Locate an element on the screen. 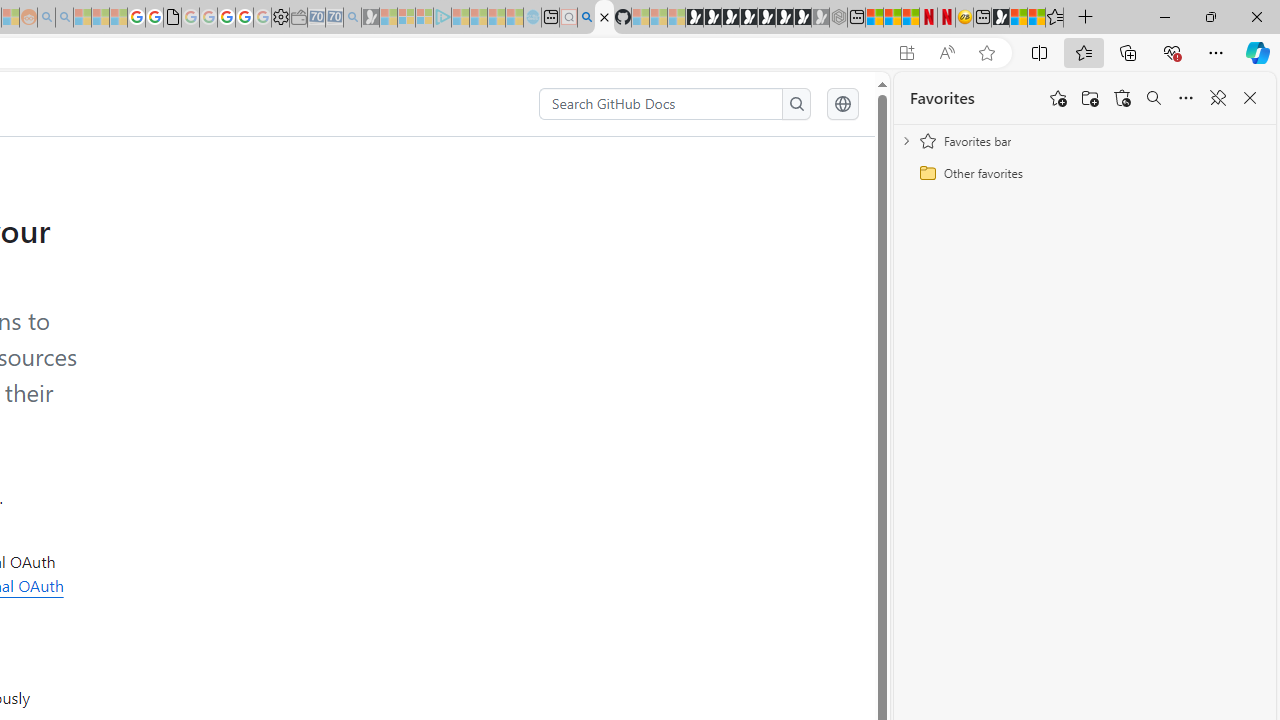 Image resolution: width=1280 pixels, height=720 pixels. 'Read aloud this page (Ctrl+Shift+U)' is located at coordinates (945, 52).